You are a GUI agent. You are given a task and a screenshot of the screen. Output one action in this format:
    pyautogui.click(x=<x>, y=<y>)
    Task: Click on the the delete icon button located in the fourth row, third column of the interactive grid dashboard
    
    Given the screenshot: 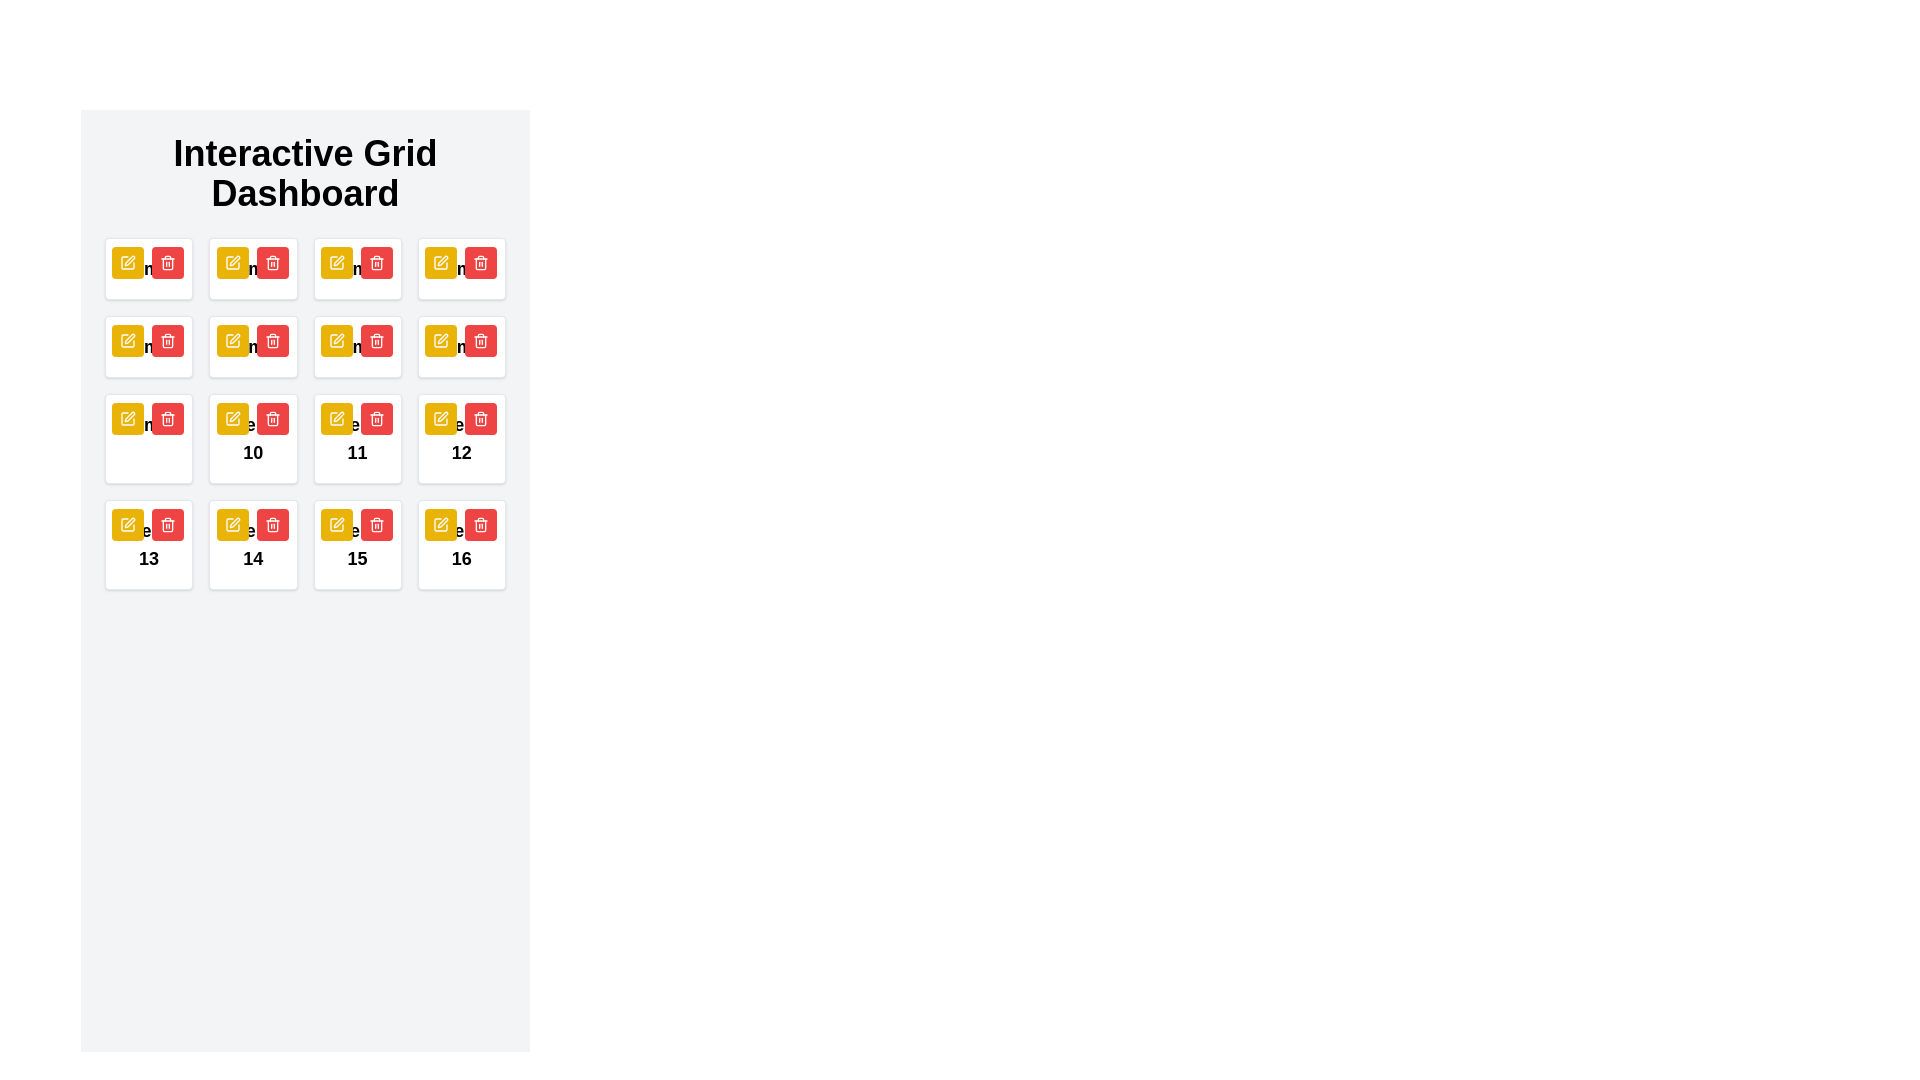 What is the action you would take?
    pyautogui.click(x=271, y=418)
    